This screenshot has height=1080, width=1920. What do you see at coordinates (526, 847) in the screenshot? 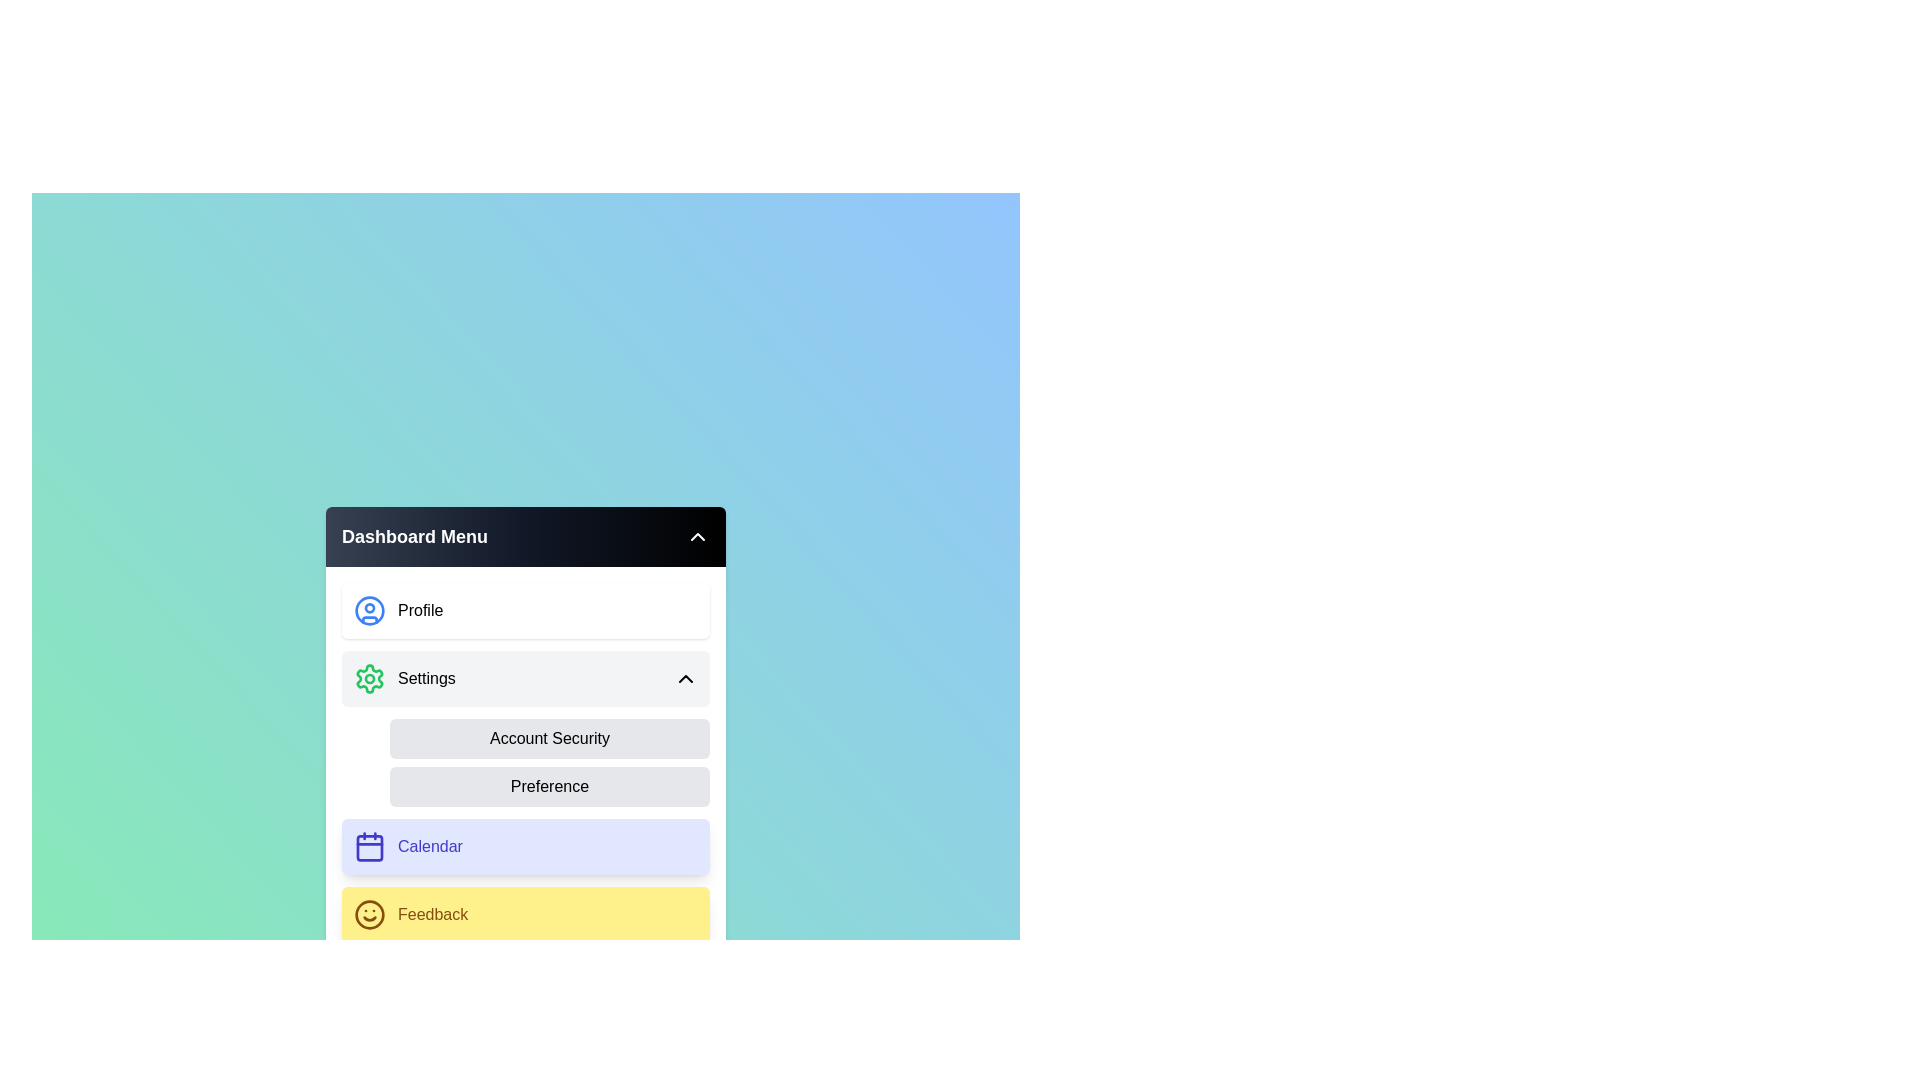
I see `the fourth button in the 'Dashboard Menu' located between 'Preference' and 'Feedback'` at bounding box center [526, 847].